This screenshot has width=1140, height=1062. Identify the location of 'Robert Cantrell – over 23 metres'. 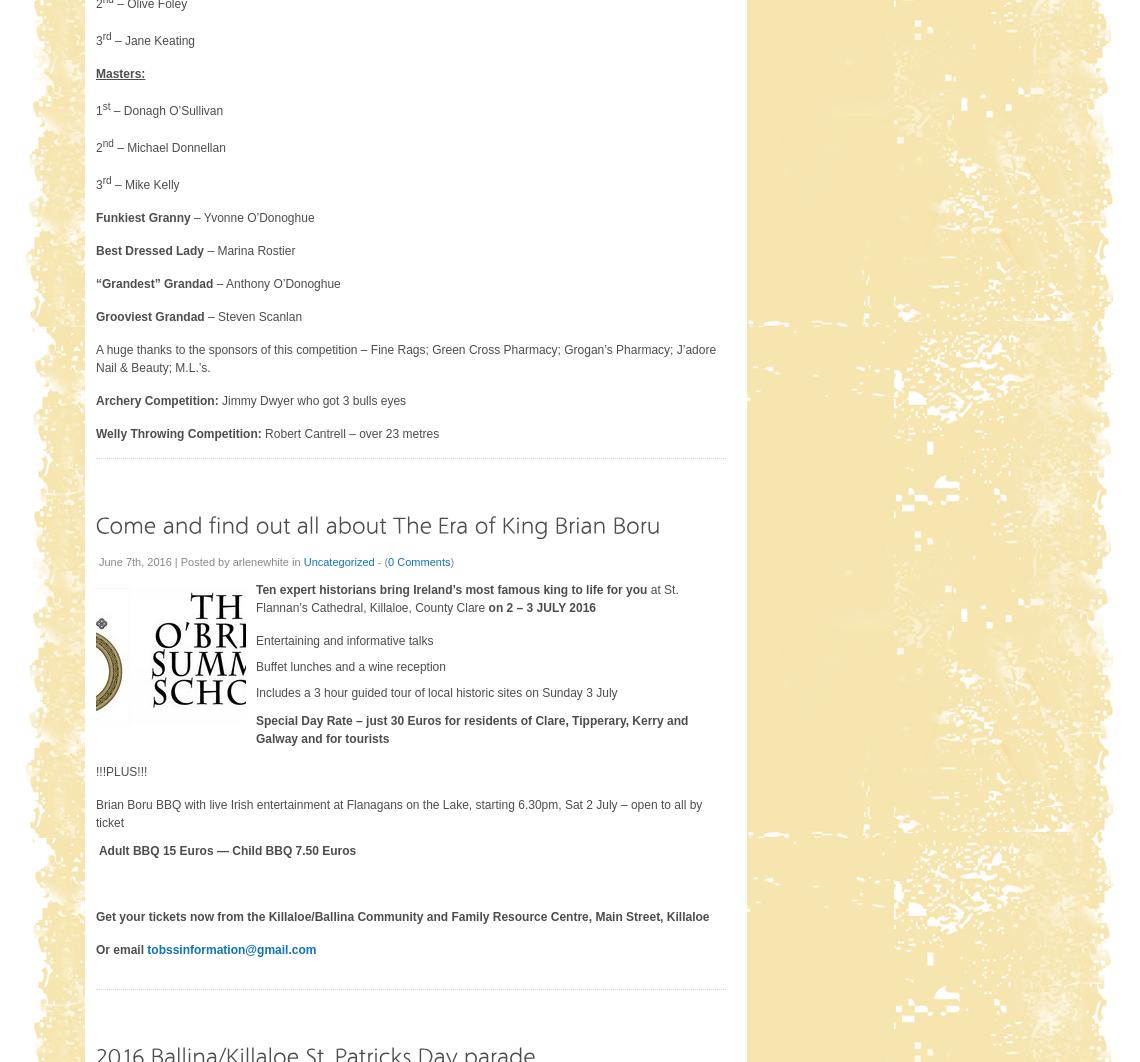
(349, 431).